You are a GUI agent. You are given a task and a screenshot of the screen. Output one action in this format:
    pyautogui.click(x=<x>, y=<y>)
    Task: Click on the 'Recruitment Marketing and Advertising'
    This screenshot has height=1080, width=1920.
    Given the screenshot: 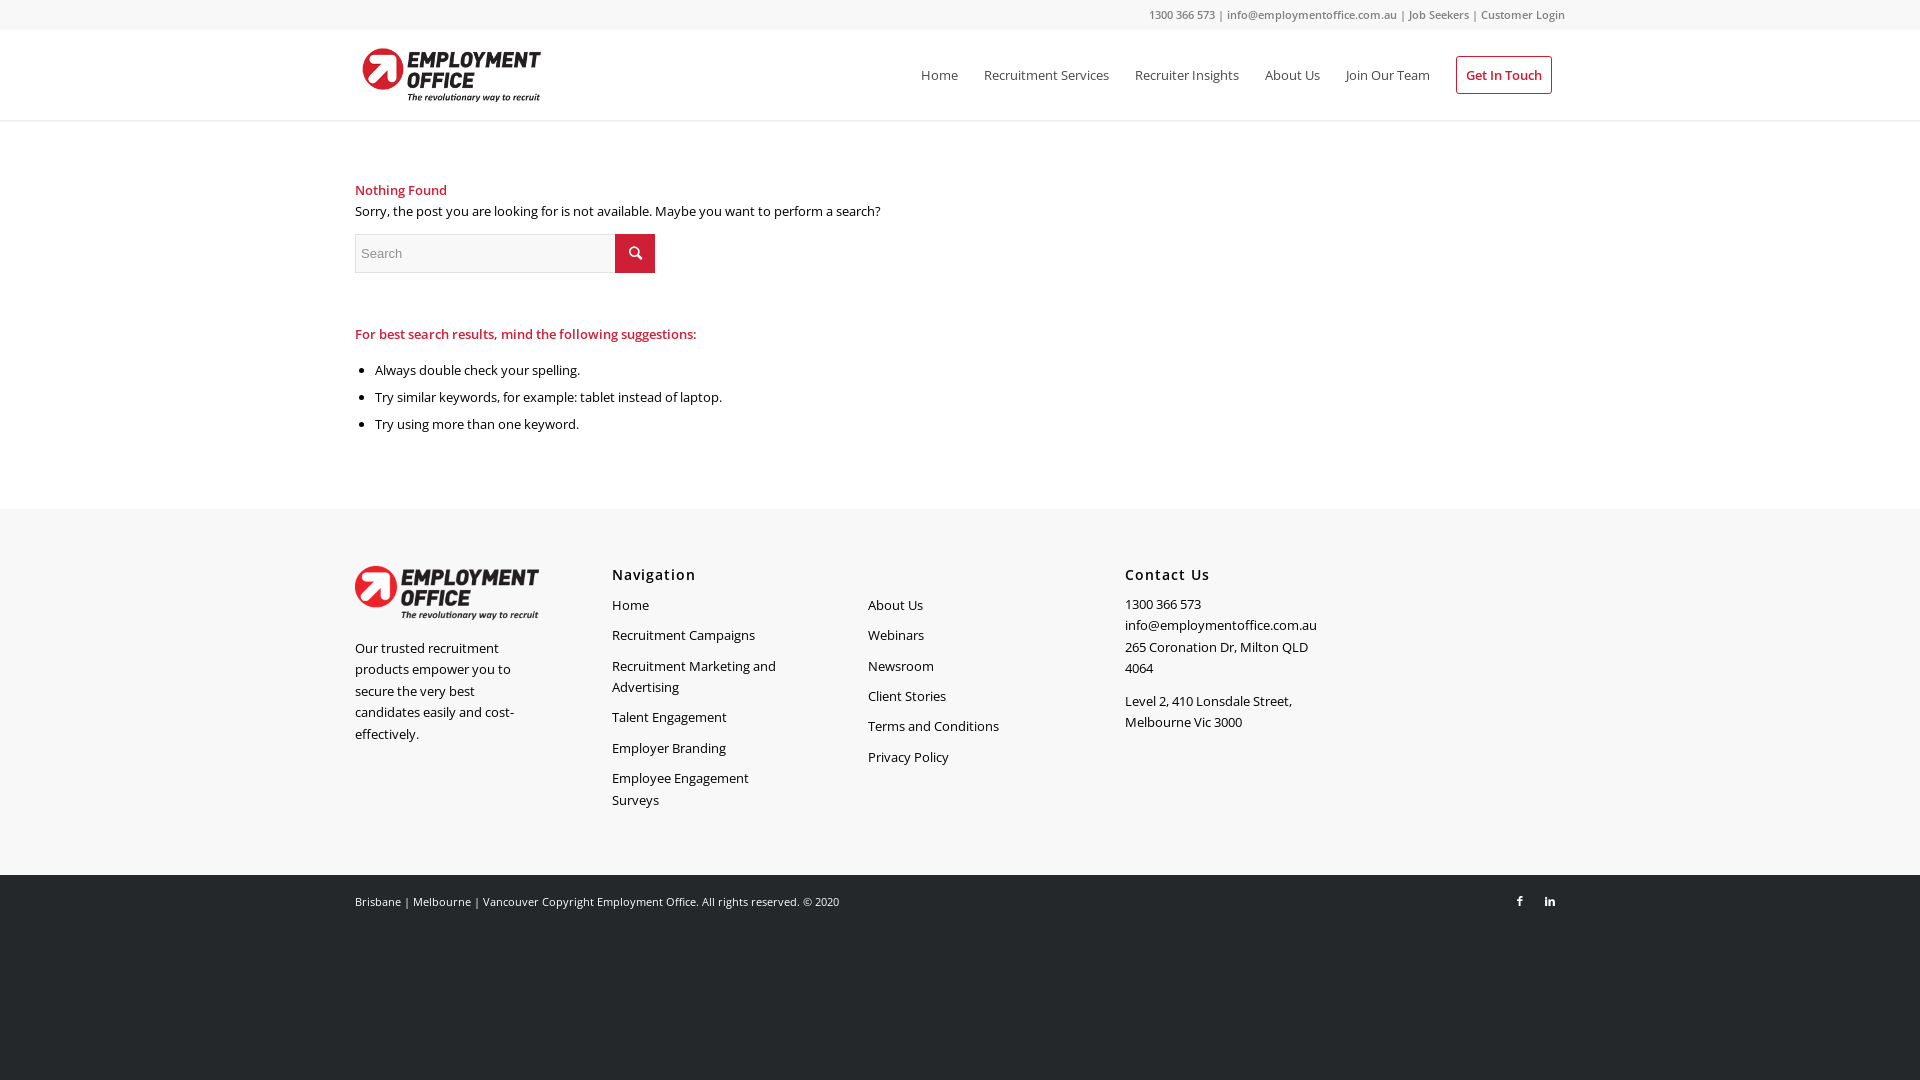 What is the action you would take?
    pyautogui.click(x=610, y=677)
    